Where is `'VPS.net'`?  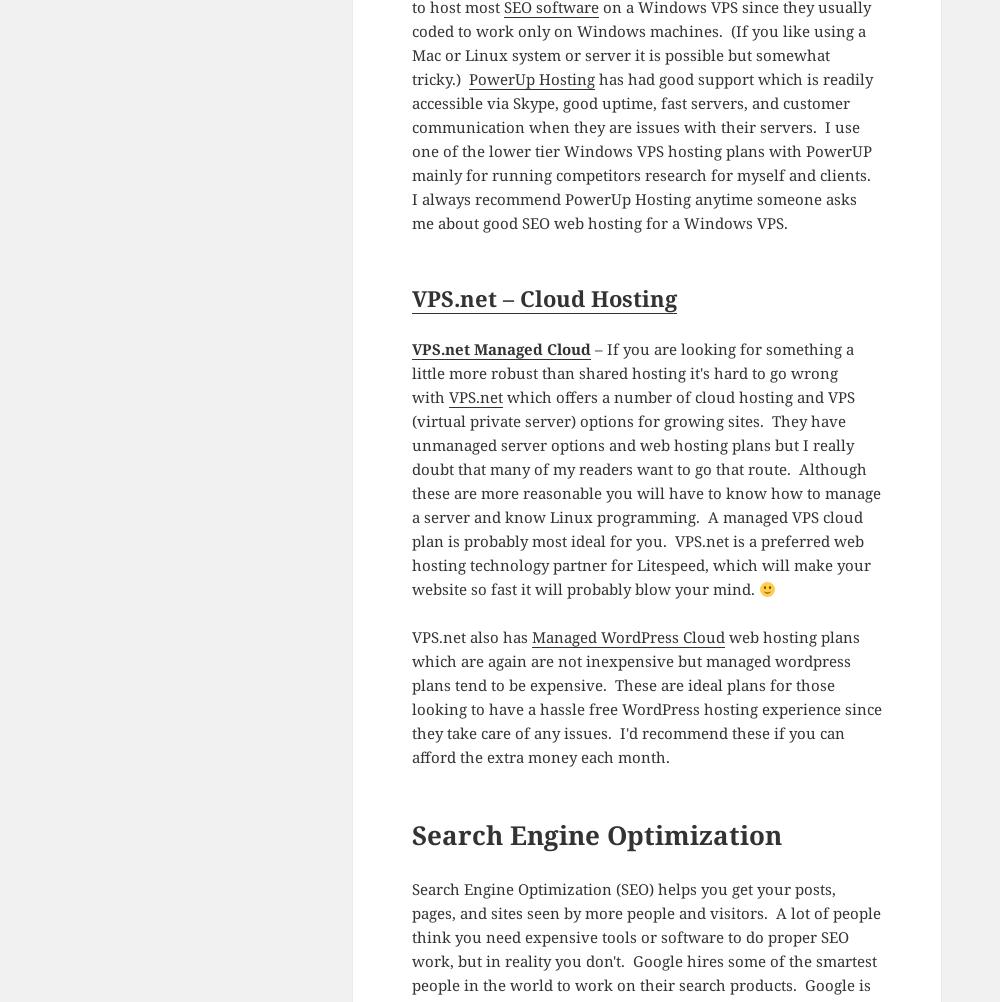
'VPS.net' is located at coordinates (474, 396).